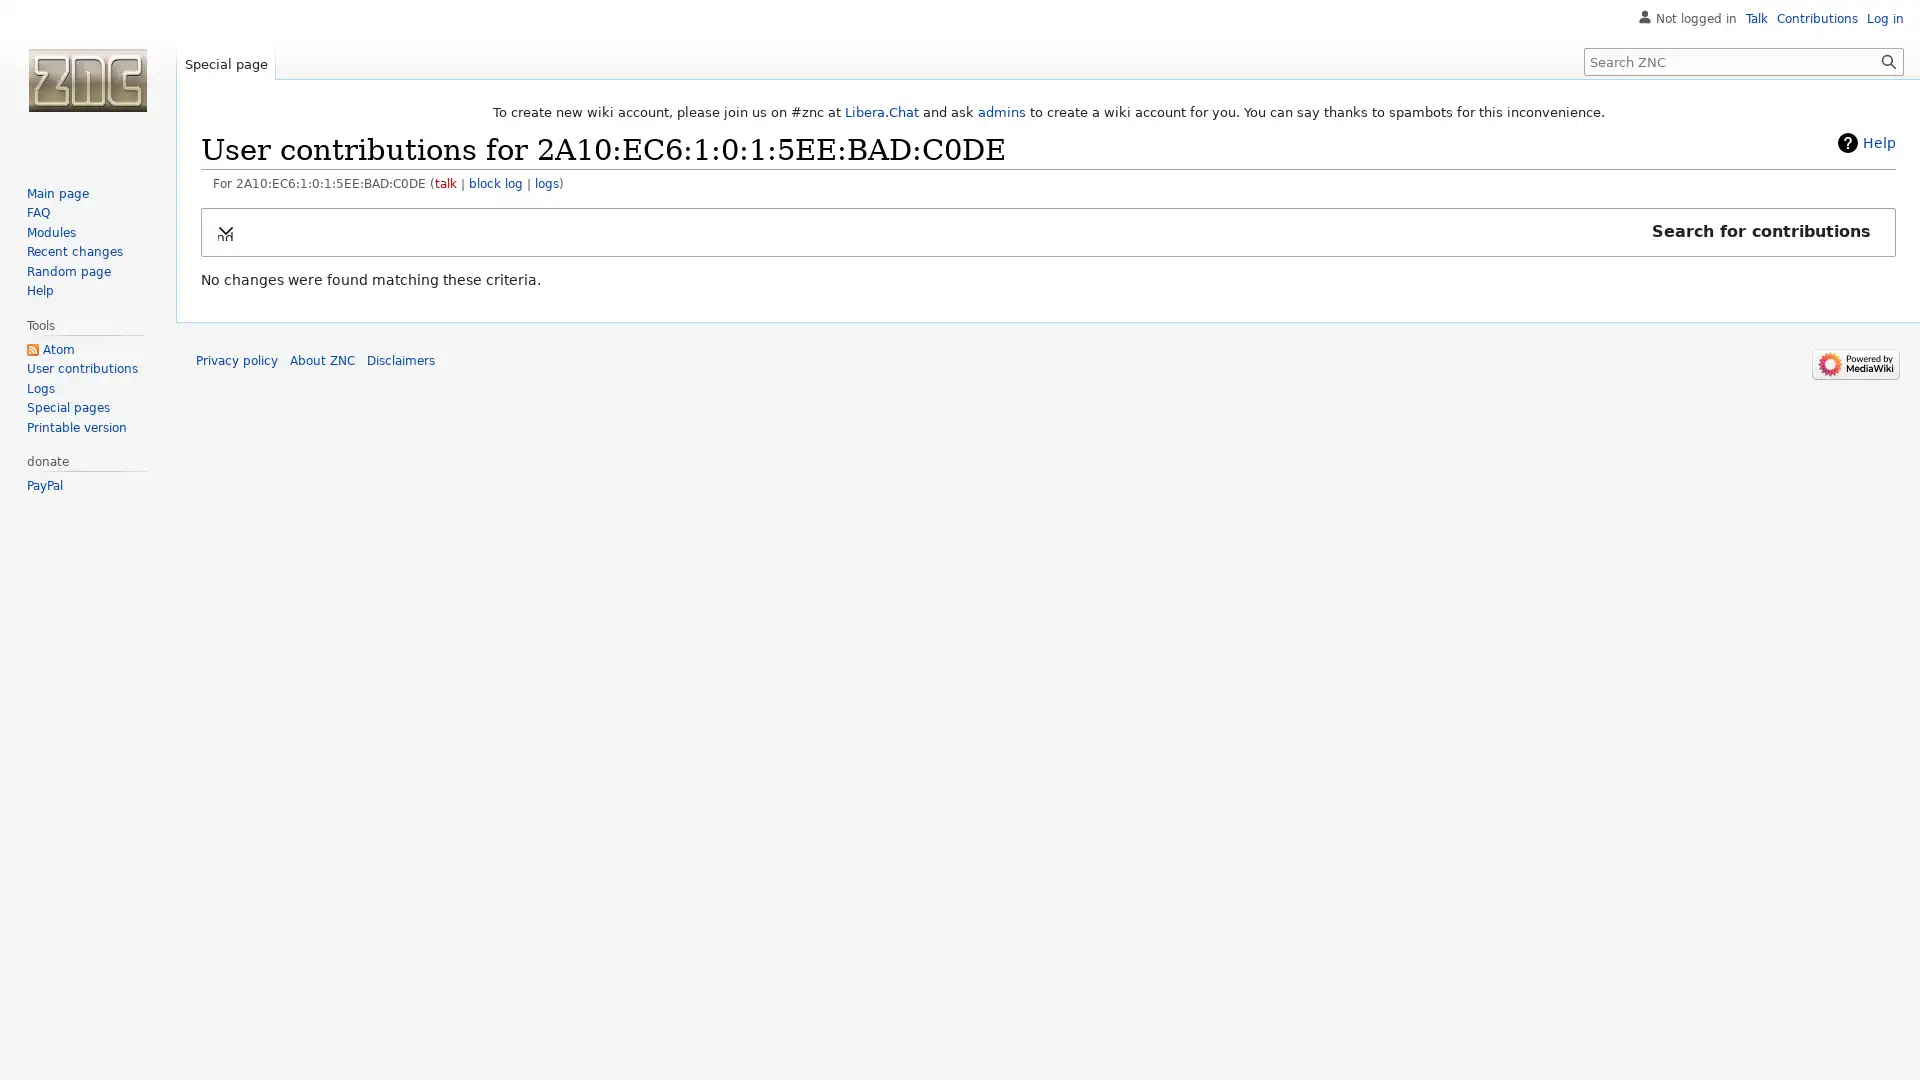  Describe the element at coordinates (1888, 60) in the screenshot. I see `Go` at that location.